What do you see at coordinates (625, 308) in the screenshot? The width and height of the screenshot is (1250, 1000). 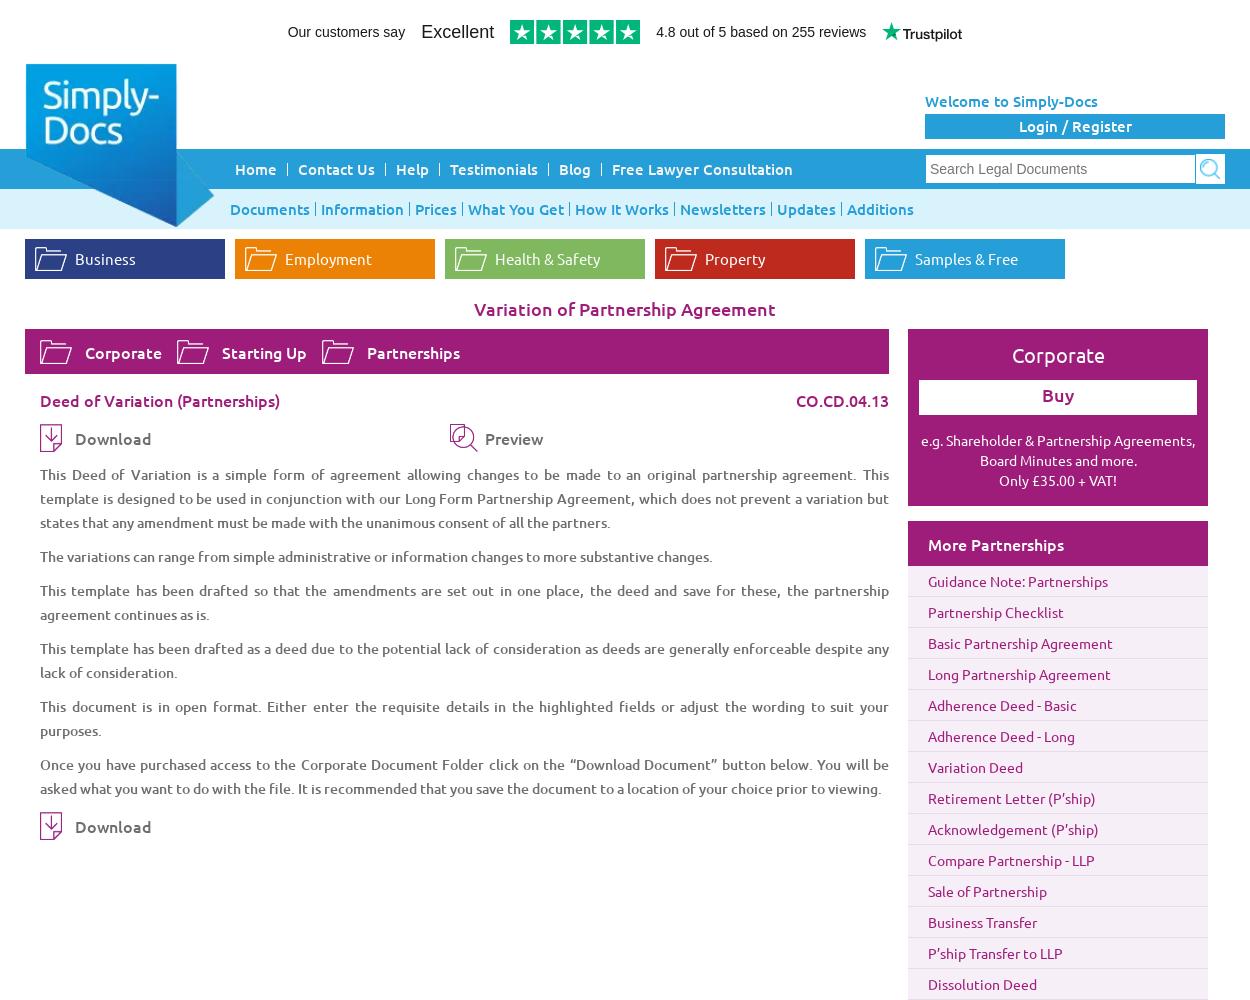 I see `'Variation of Partnership Agreement'` at bounding box center [625, 308].